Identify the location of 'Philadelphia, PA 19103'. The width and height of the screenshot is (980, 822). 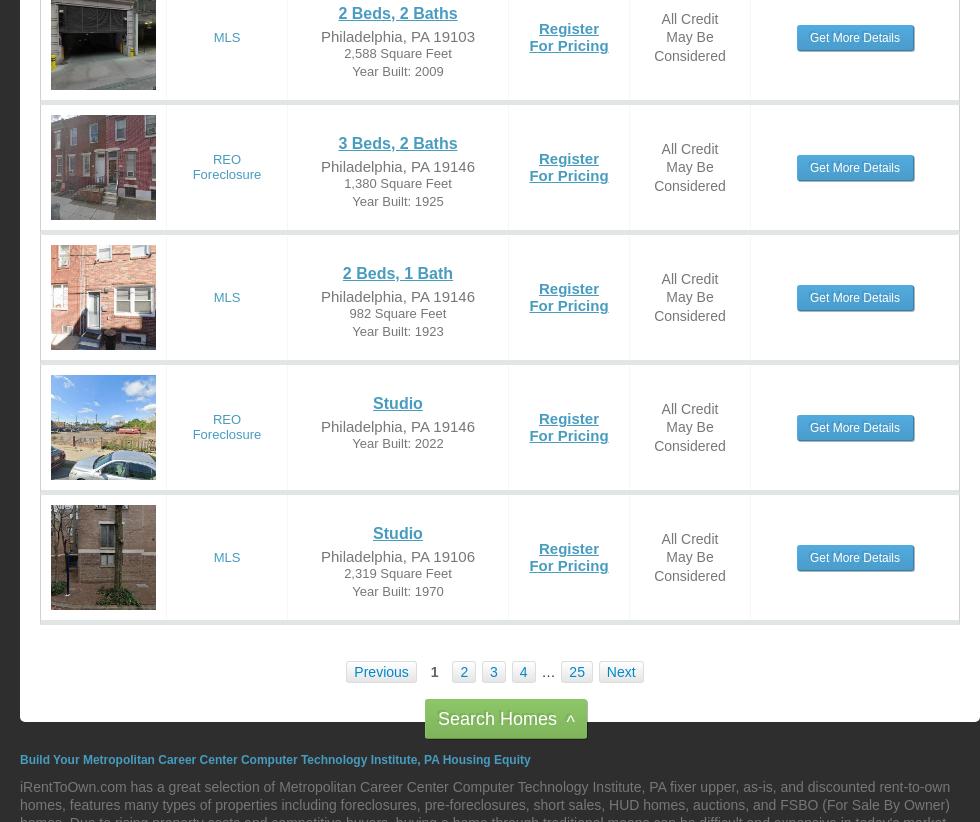
(397, 34).